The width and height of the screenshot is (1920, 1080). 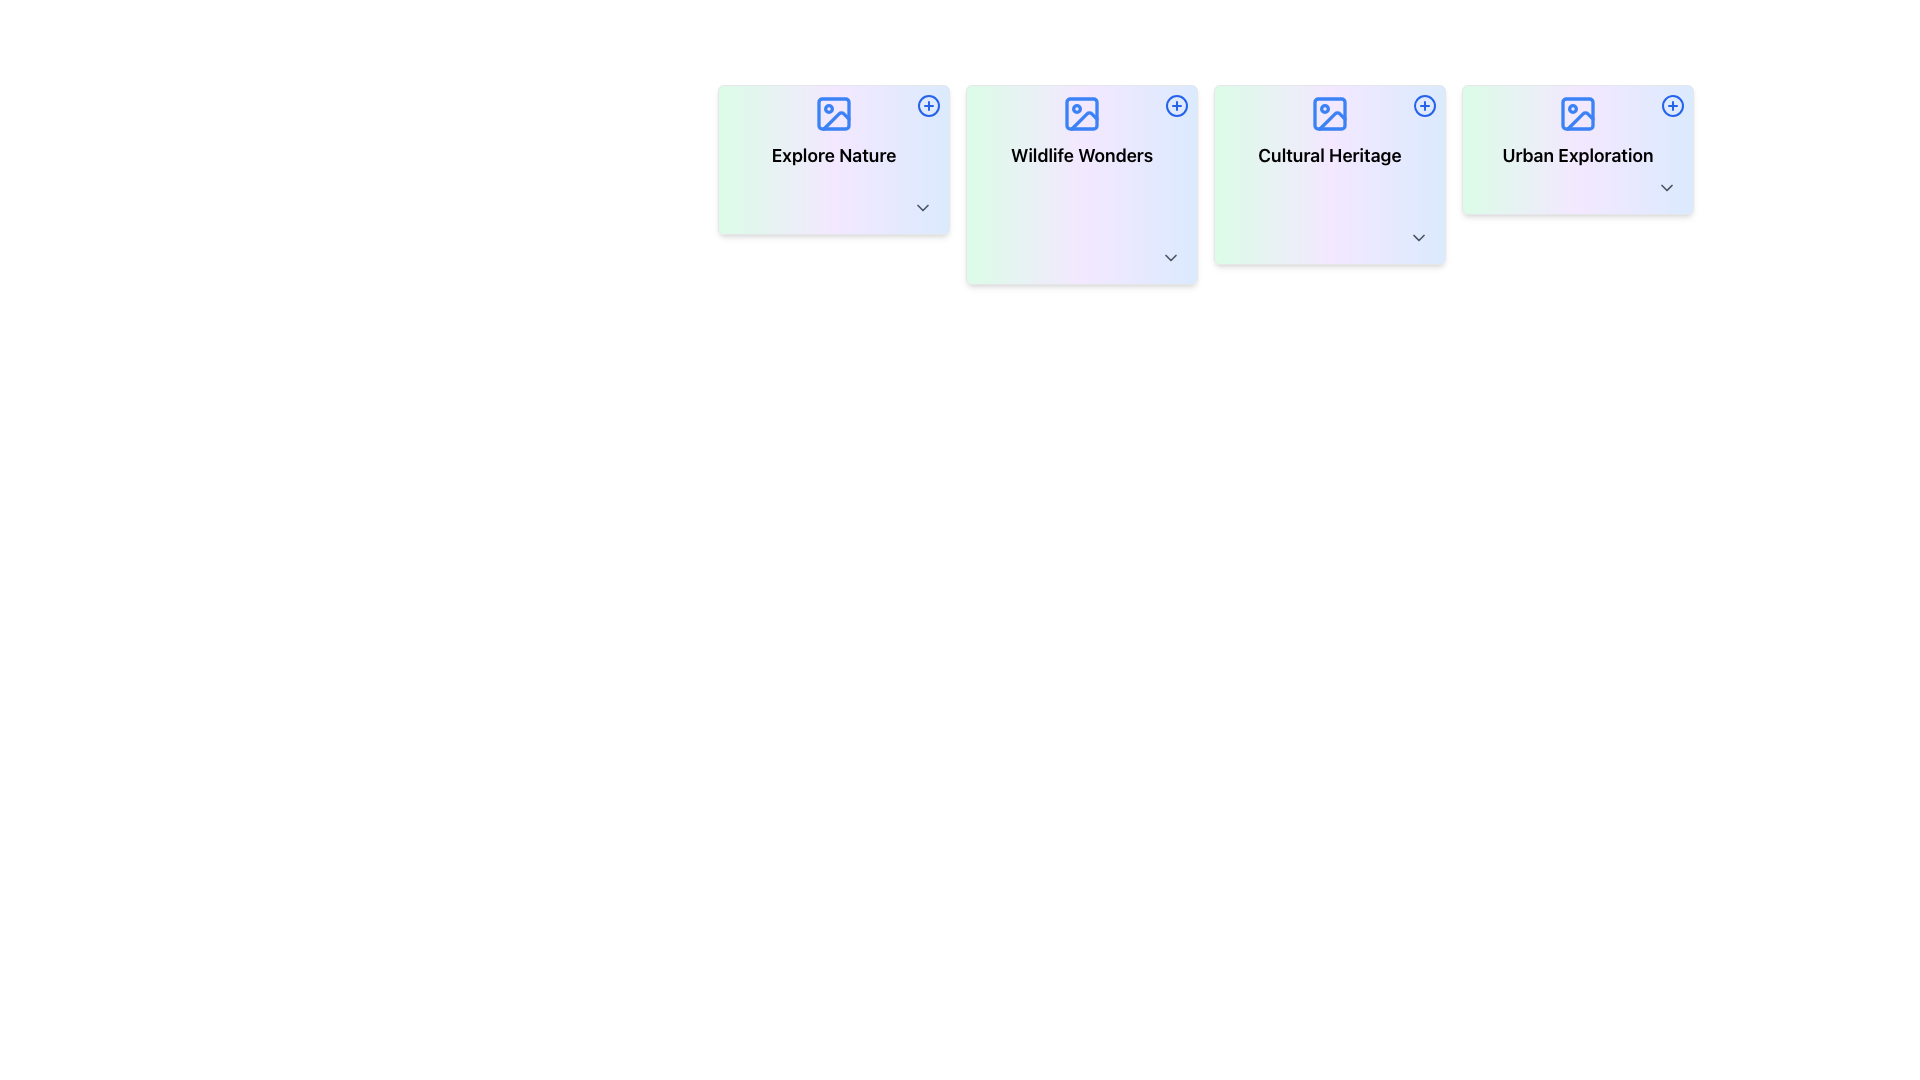 I want to click on the circular '+' button with a blue outline located in the top-right corner of the 'Cultural Heritage' tile, so click(x=1424, y=105).